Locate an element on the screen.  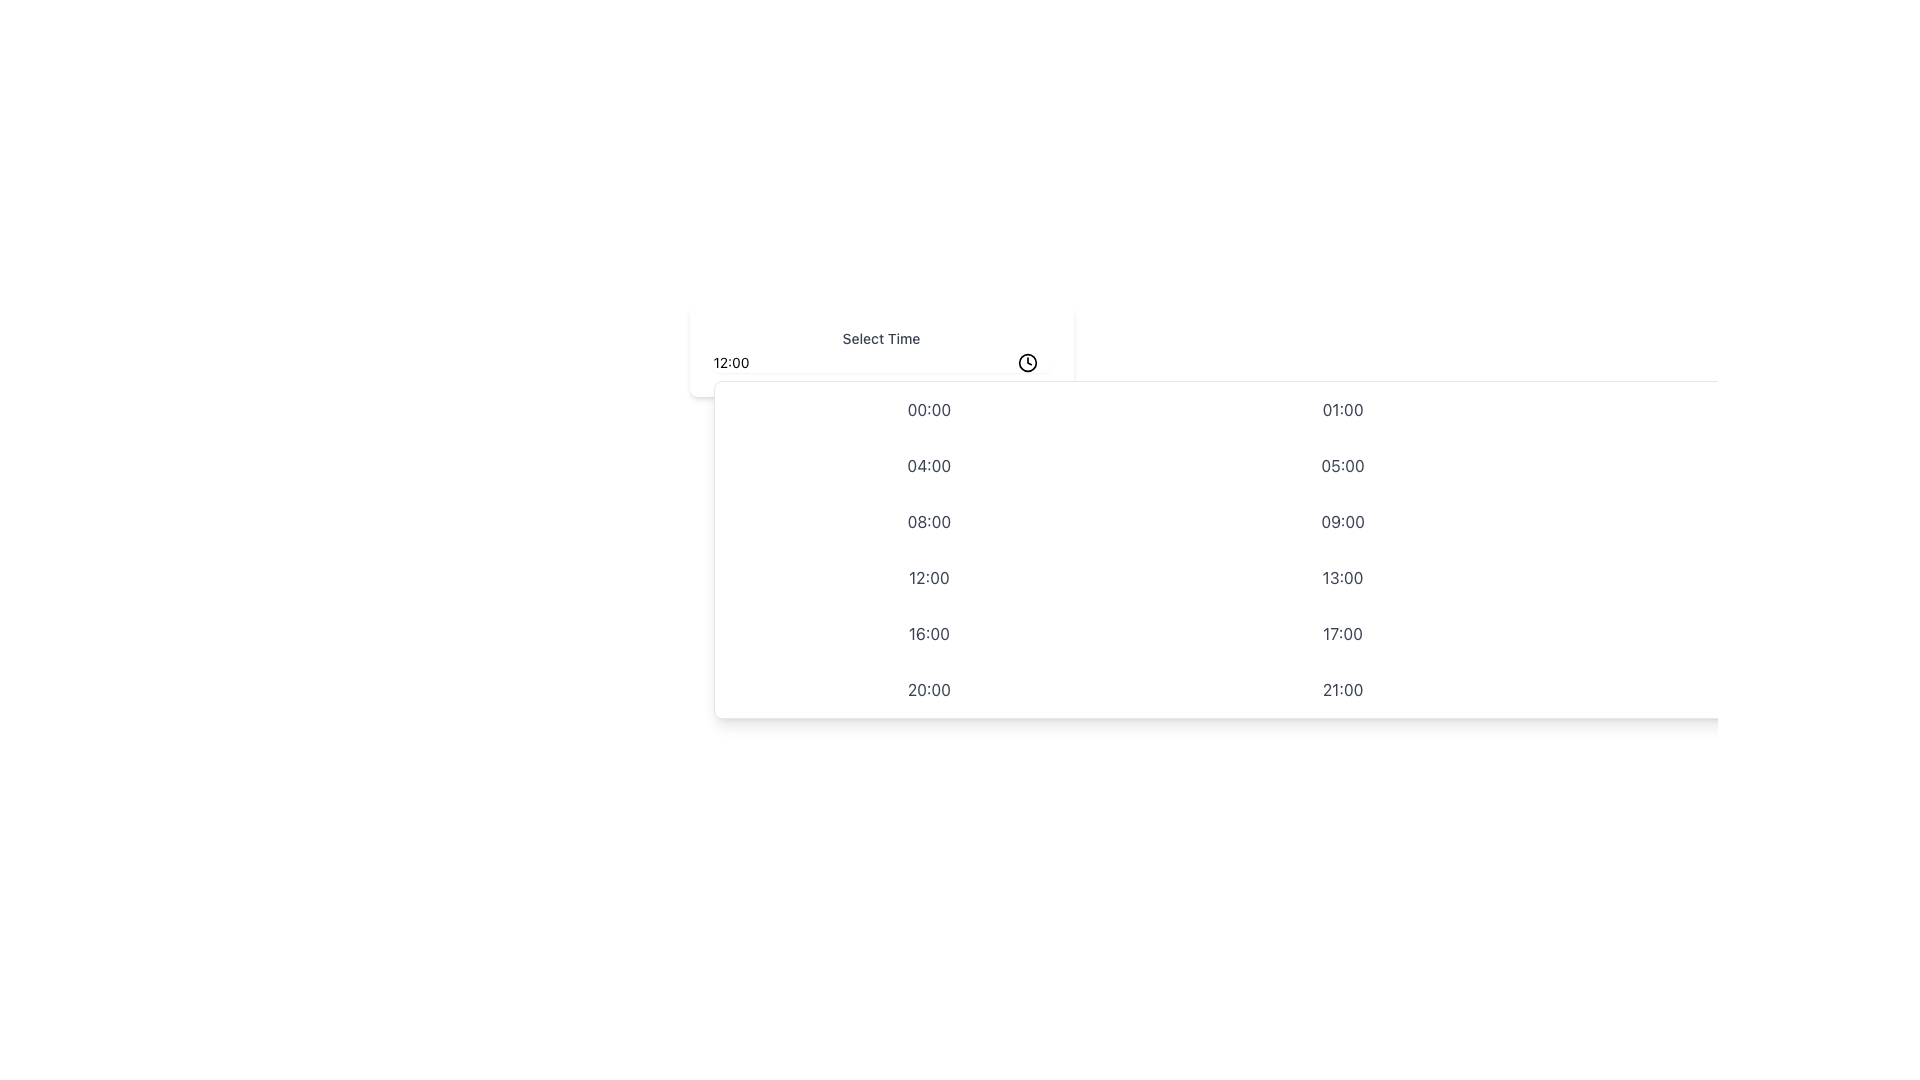
the button displaying '08:00' in bold gray font is located at coordinates (928, 520).